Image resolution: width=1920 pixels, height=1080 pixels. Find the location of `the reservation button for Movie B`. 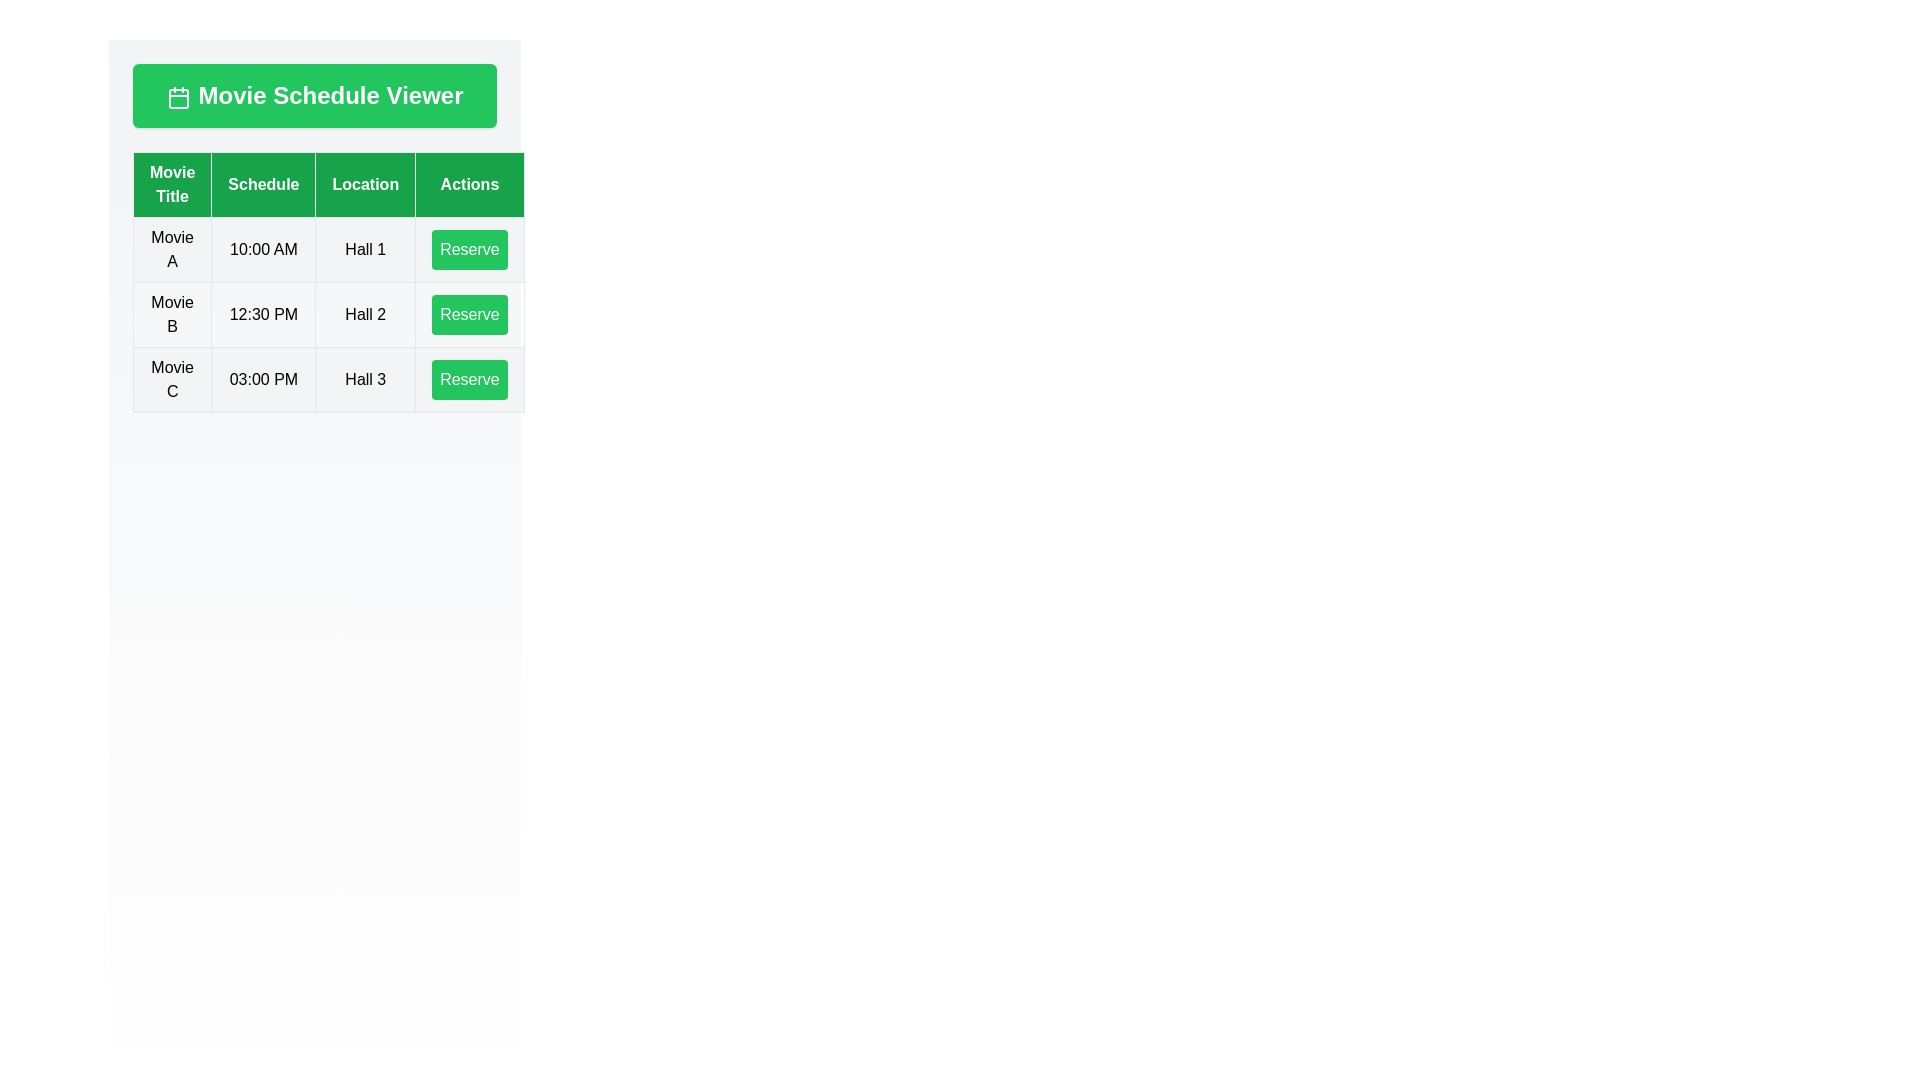

the reservation button for Movie B is located at coordinates (469, 315).